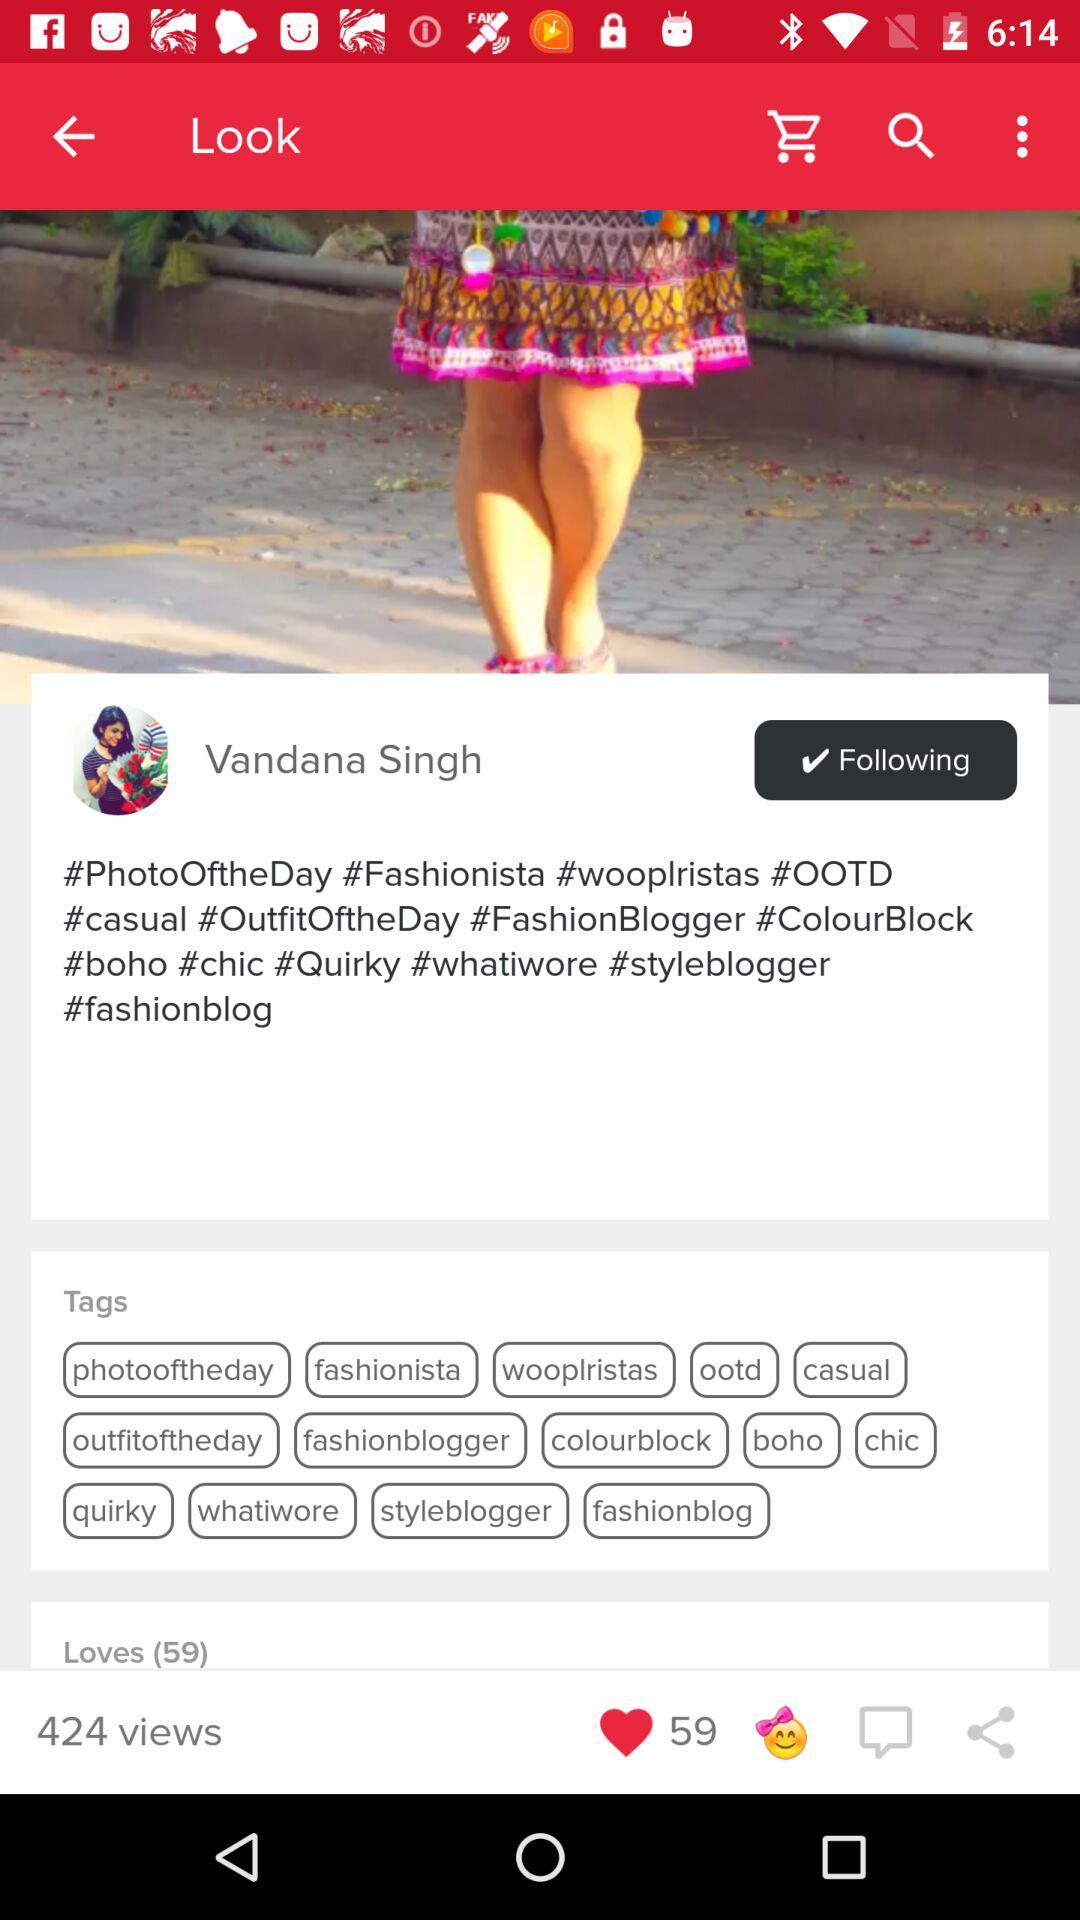 This screenshot has height=1920, width=1080. What do you see at coordinates (795, 135) in the screenshot?
I see `my cart` at bounding box center [795, 135].